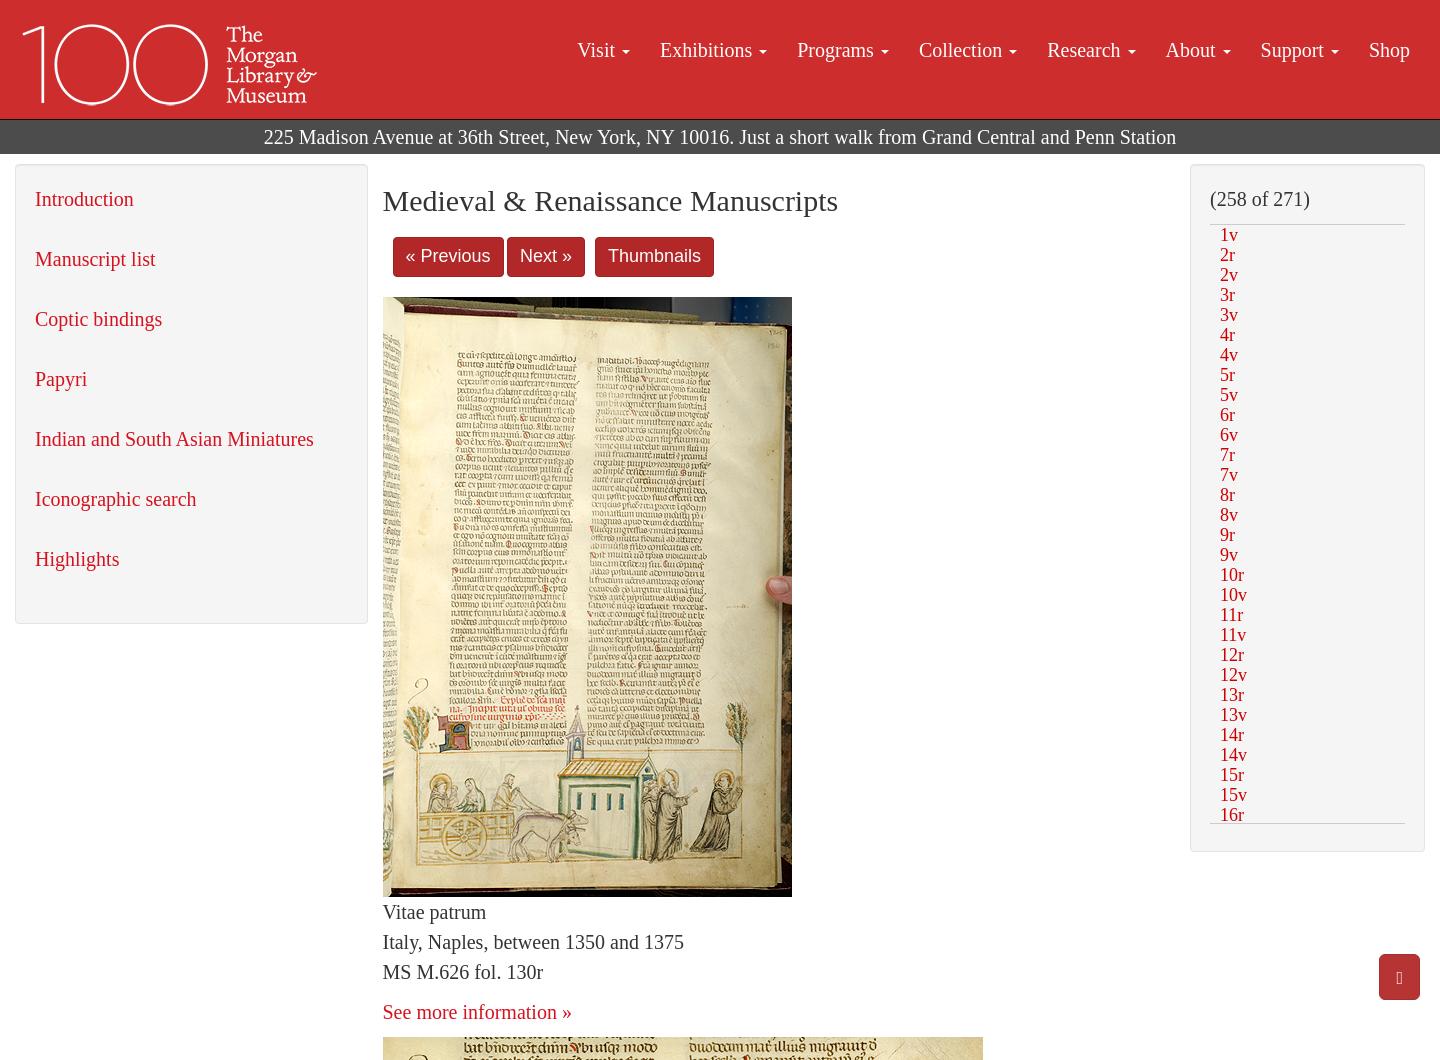  Describe the element at coordinates (608, 199) in the screenshot. I see `'Medieval & Renaissance Manuscripts'` at that location.